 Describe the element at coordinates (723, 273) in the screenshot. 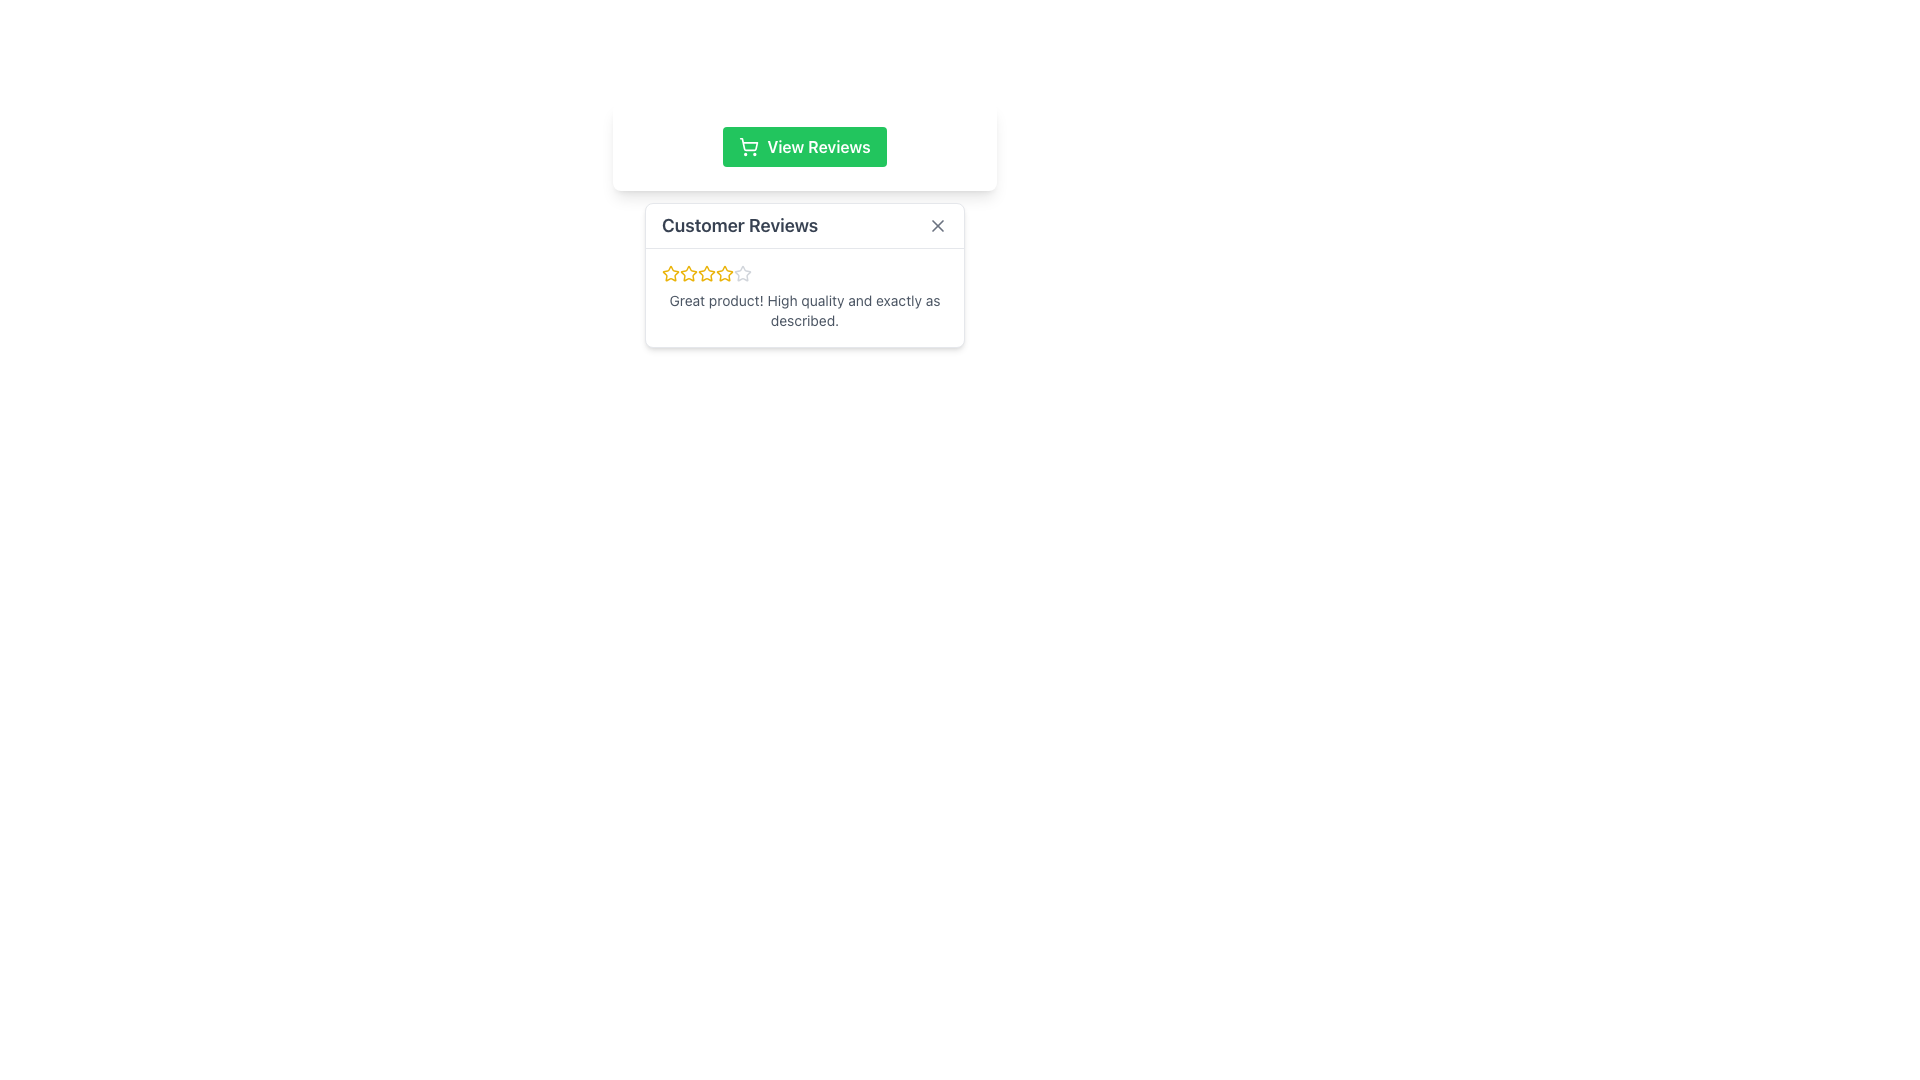

I see `the sixth star-shaped icon with a golden yellow outline in the 'Customer Reviews' section of the rating widget` at that location.